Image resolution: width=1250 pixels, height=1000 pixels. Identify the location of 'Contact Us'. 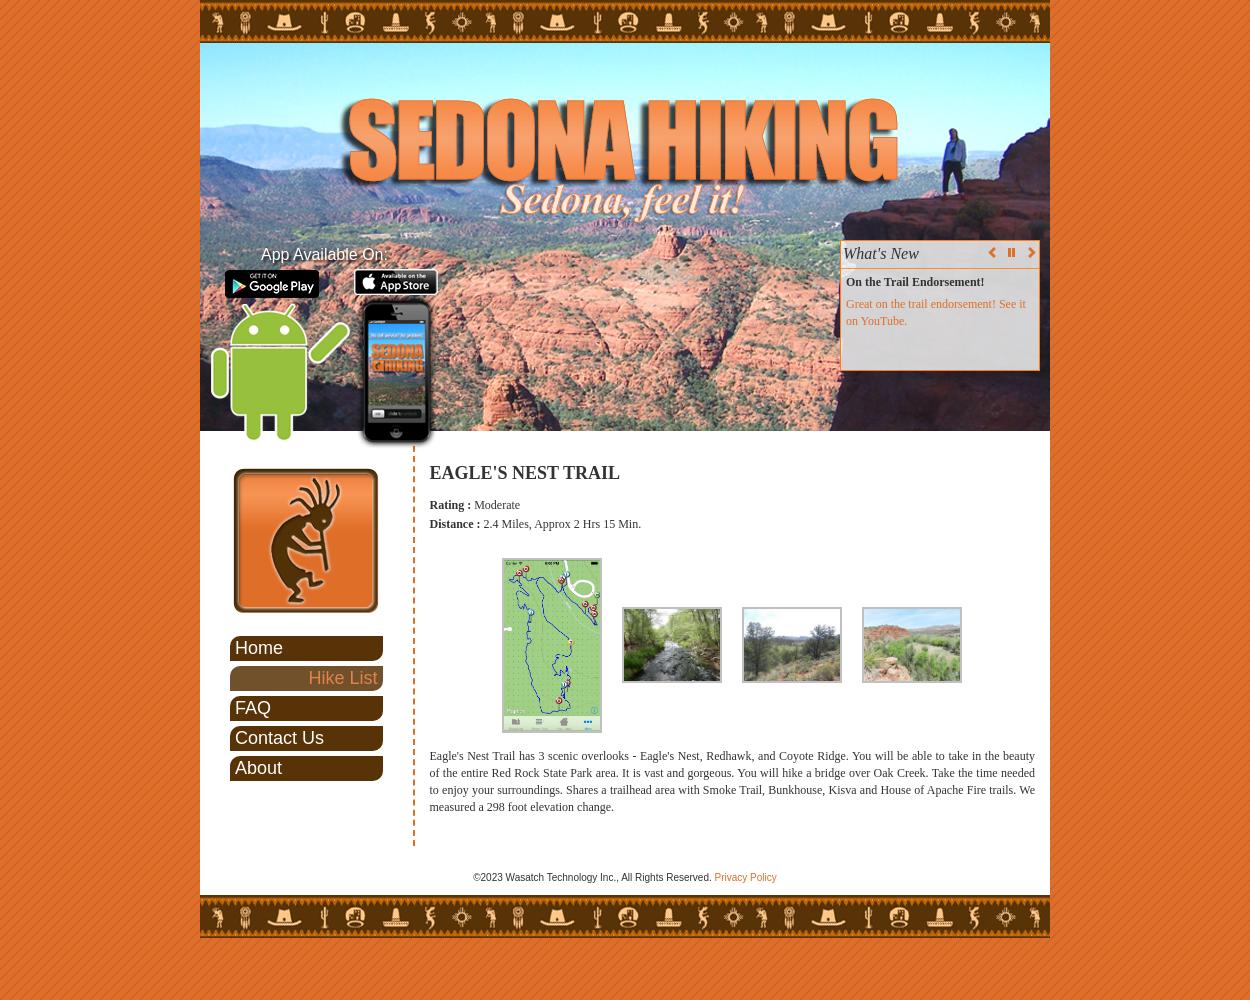
(279, 737).